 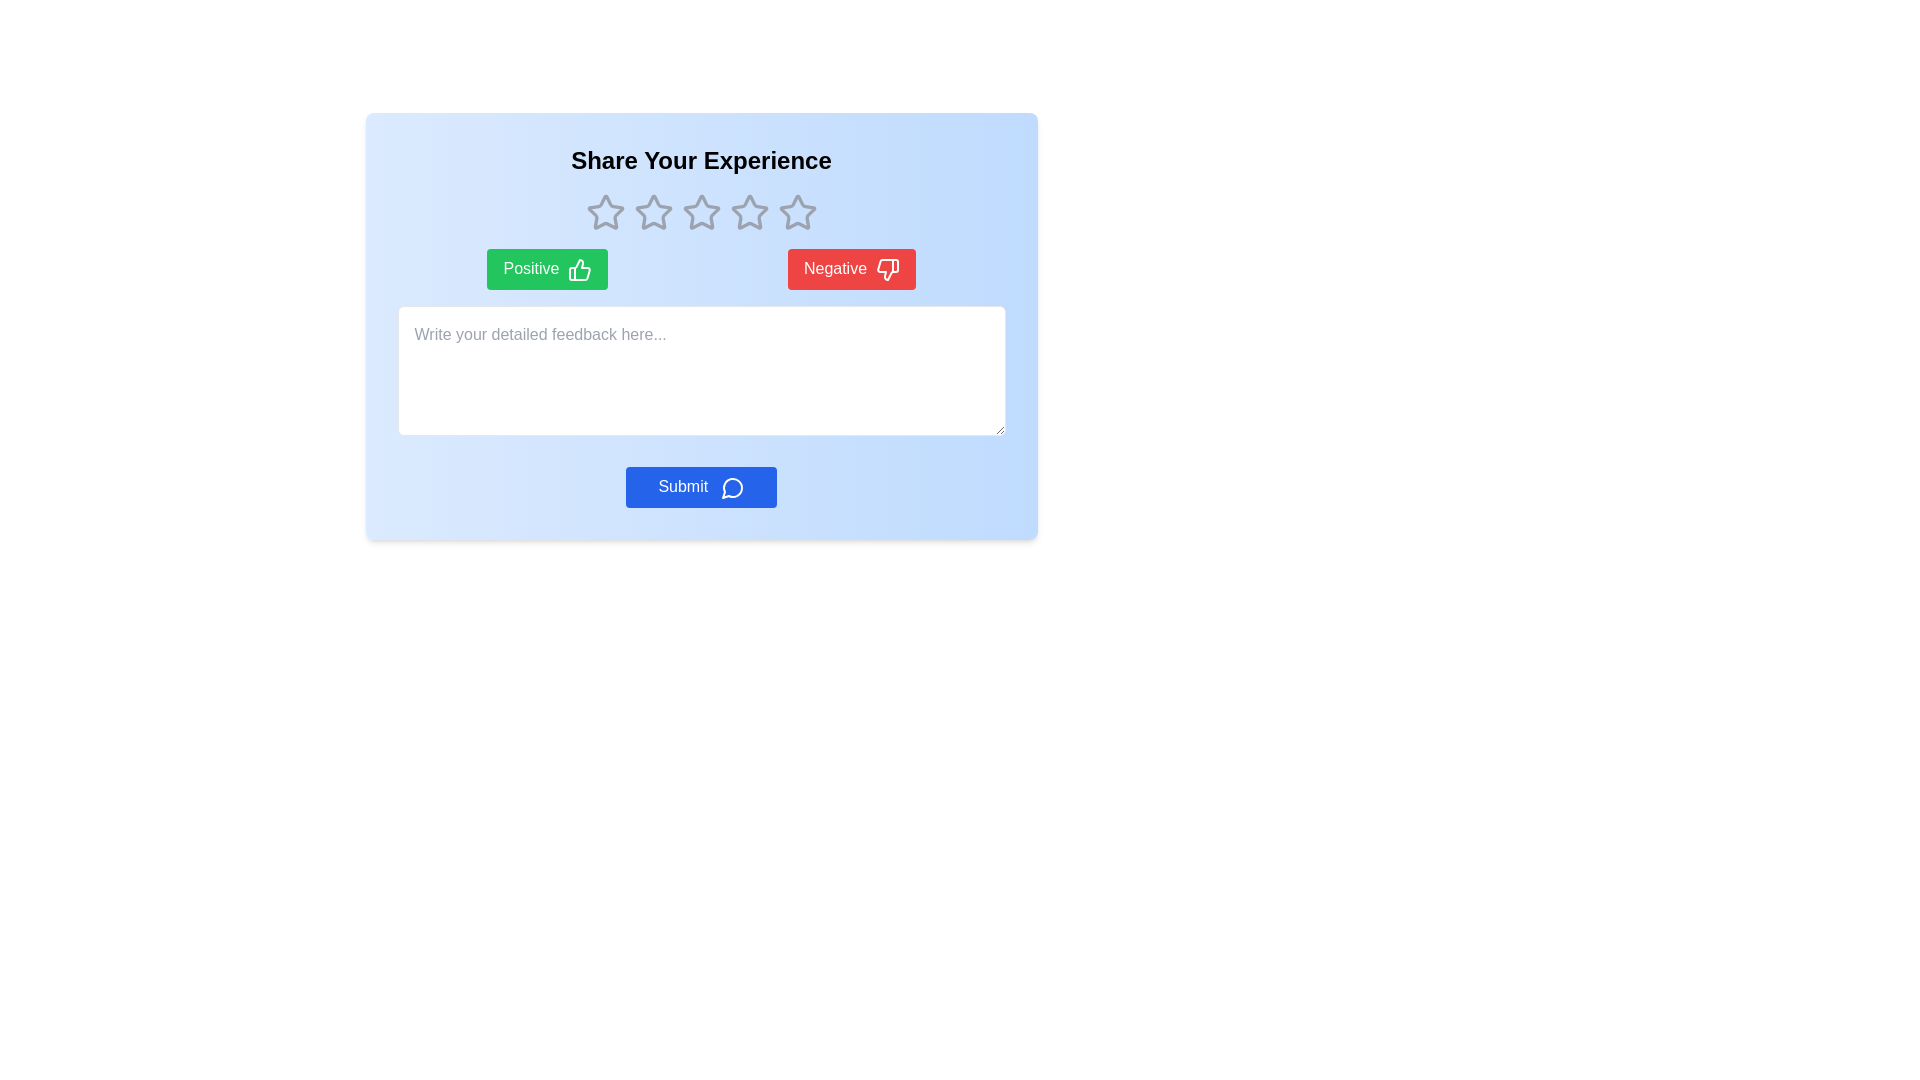 I want to click on the 'Submit' button with a bright blue background and white text, so click(x=701, y=487).